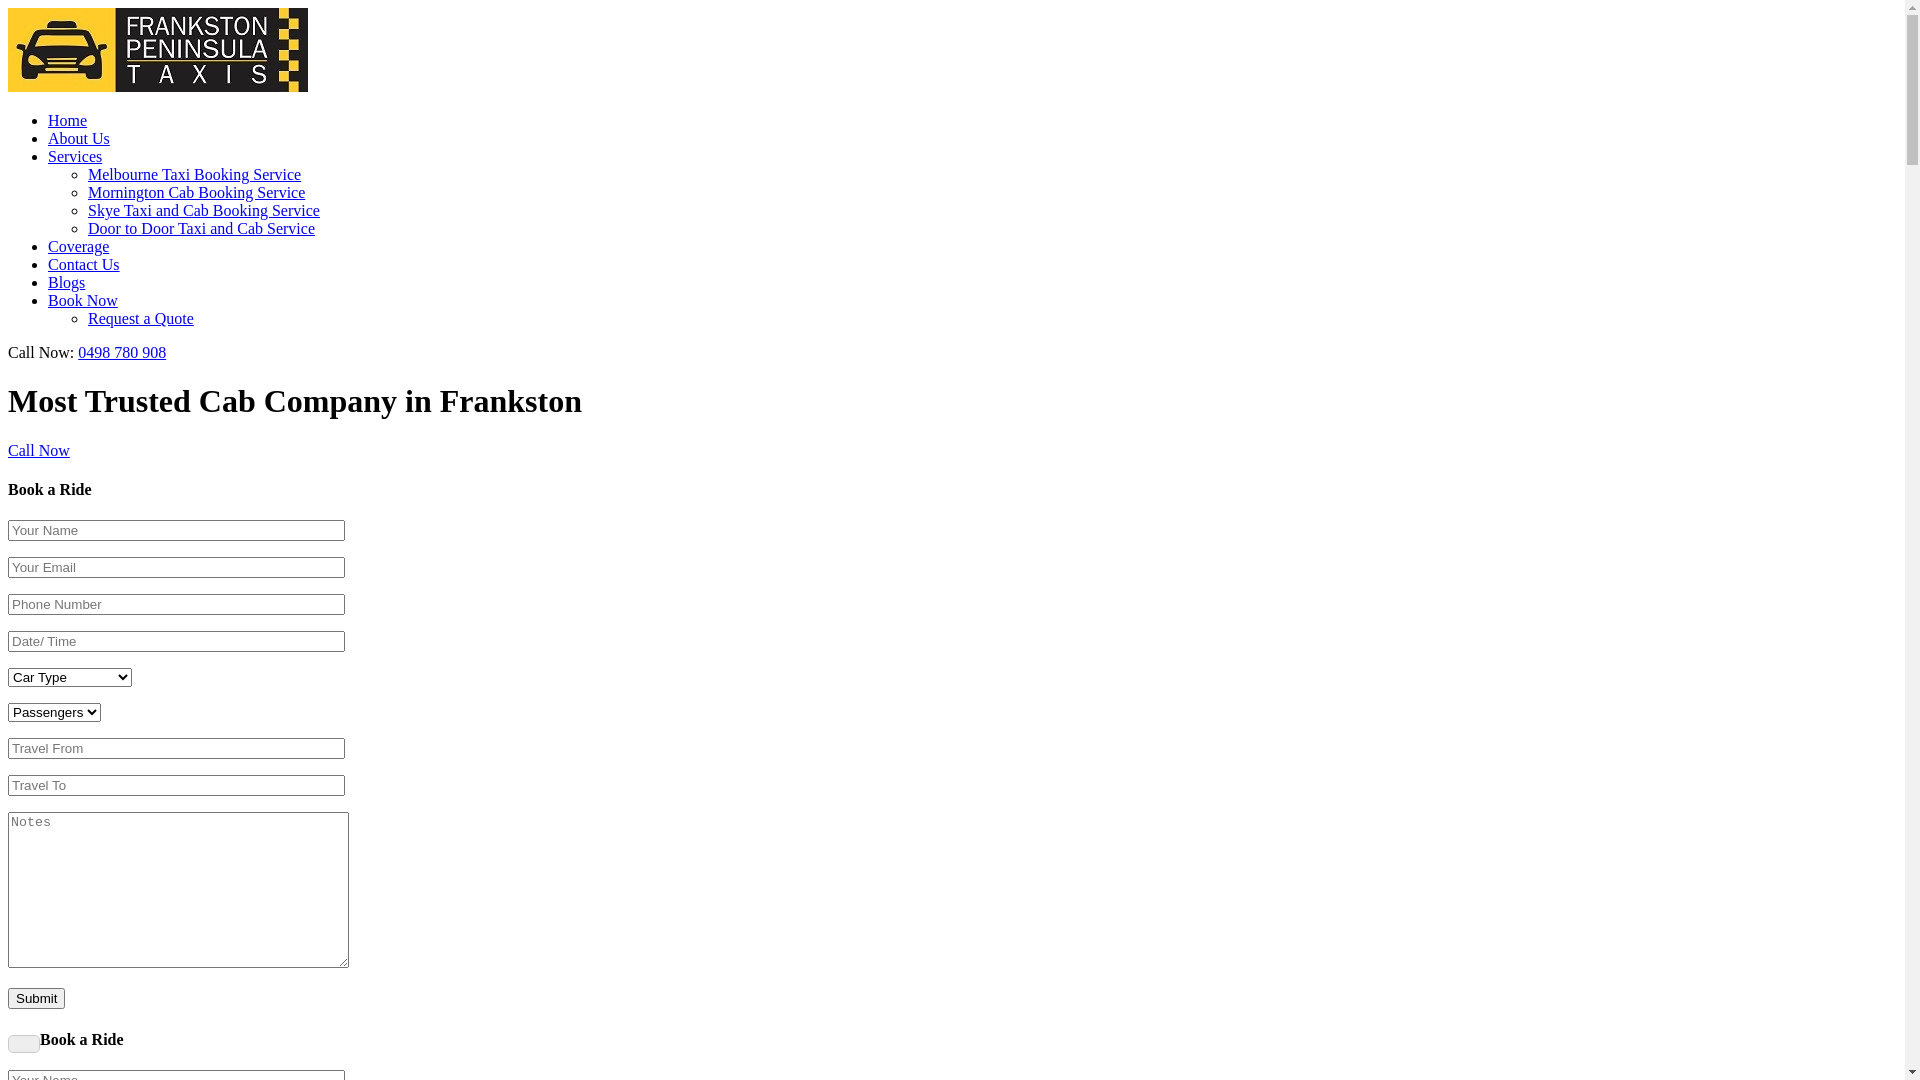 The height and width of the screenshot is (1080, 1920). What do you see at coordinates (78, 245) in the screenshot?
I see `'Coverage'` at bounding box center [78, 245].